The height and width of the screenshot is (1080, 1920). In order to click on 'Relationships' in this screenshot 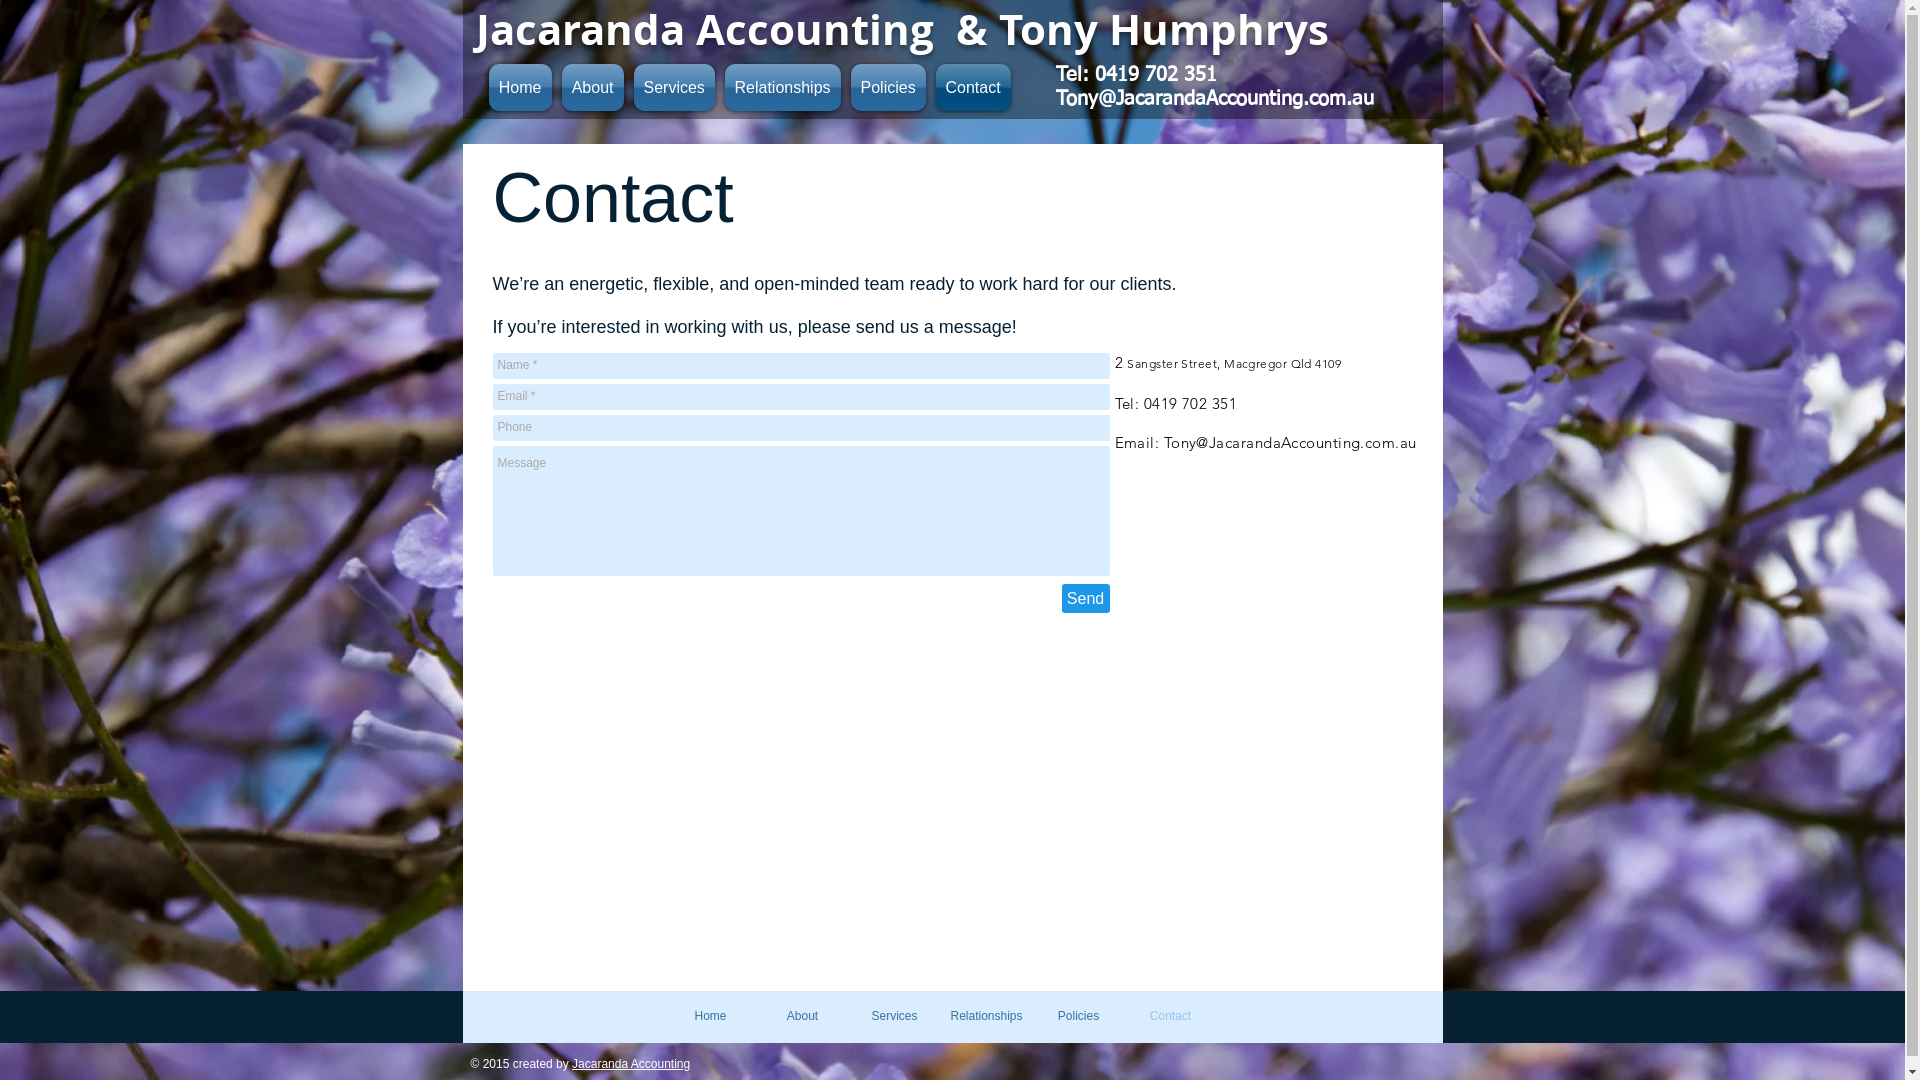, I will do `click(720, 86)`.